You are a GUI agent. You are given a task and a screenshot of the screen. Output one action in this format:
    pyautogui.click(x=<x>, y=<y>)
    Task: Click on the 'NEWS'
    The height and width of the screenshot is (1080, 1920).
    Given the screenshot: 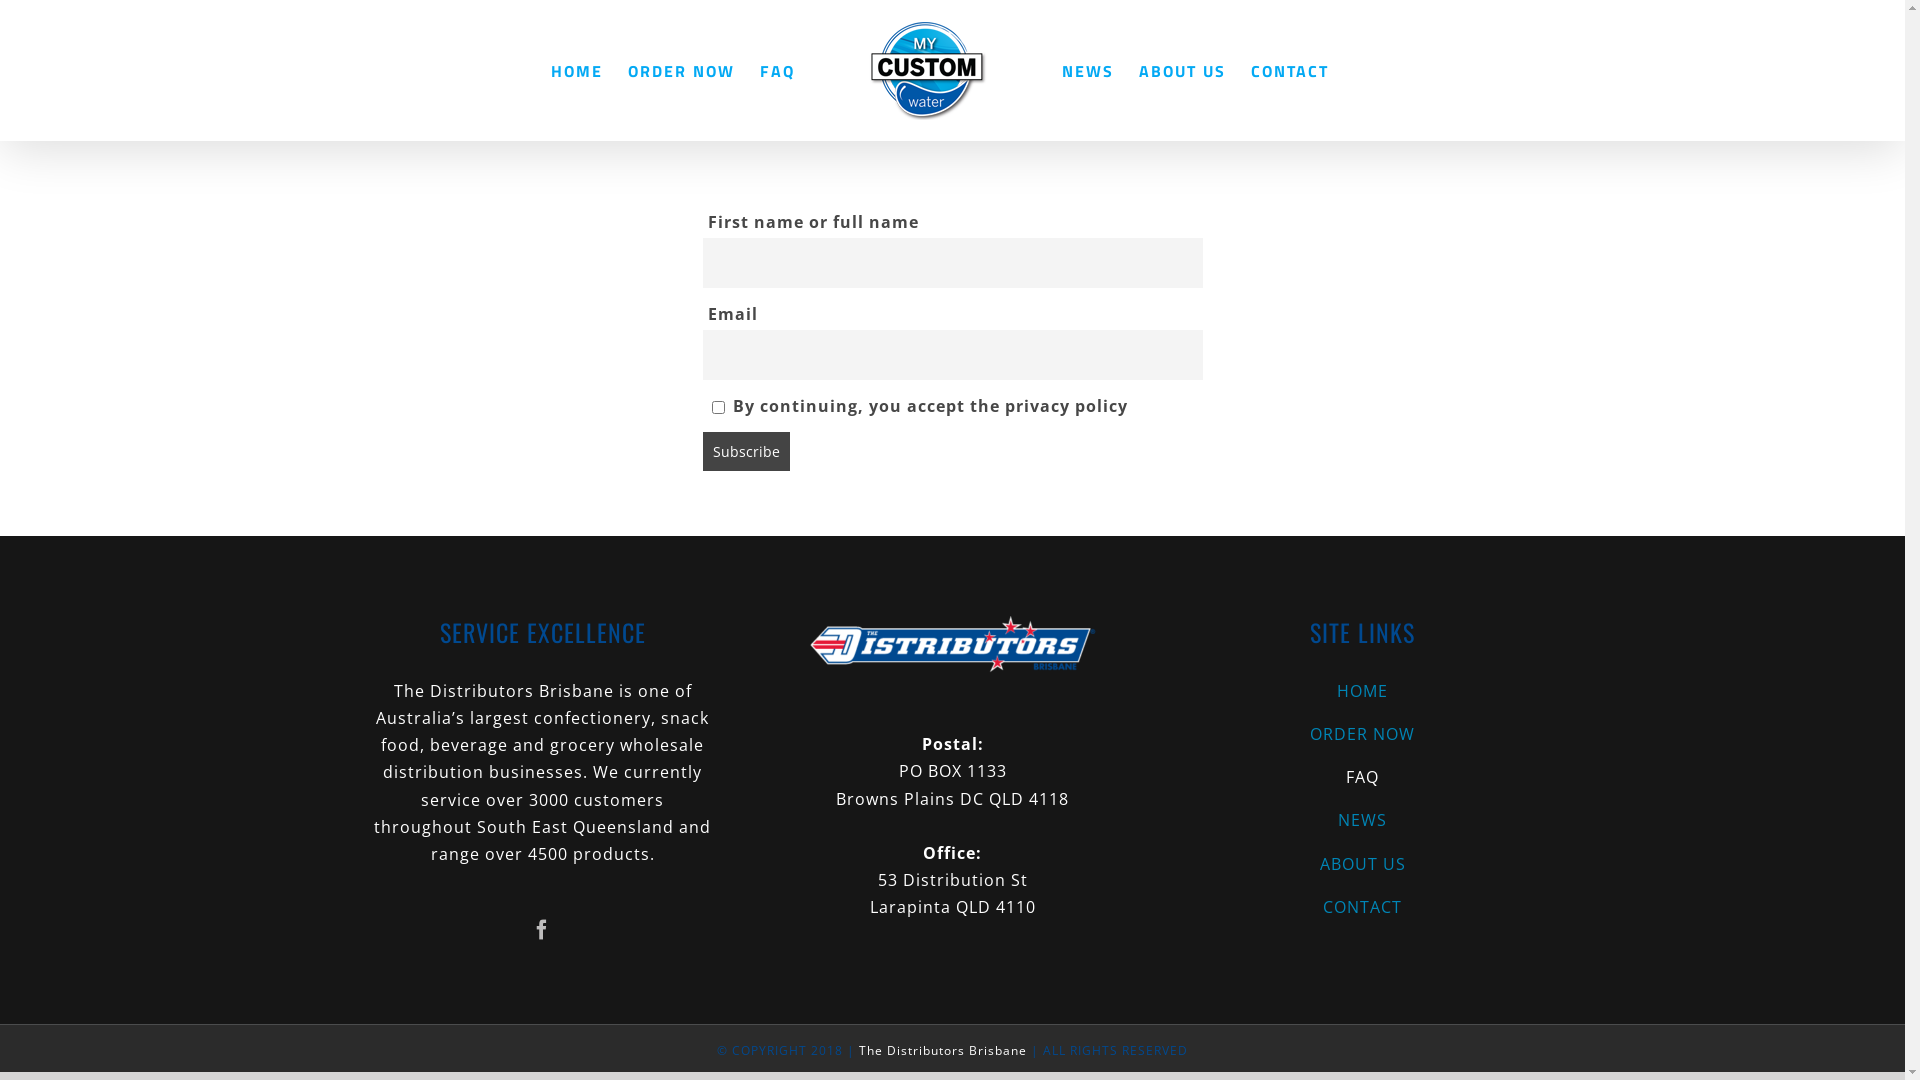 What is the action you would take?
    pyautogui.click(x=1087, y=69)
    